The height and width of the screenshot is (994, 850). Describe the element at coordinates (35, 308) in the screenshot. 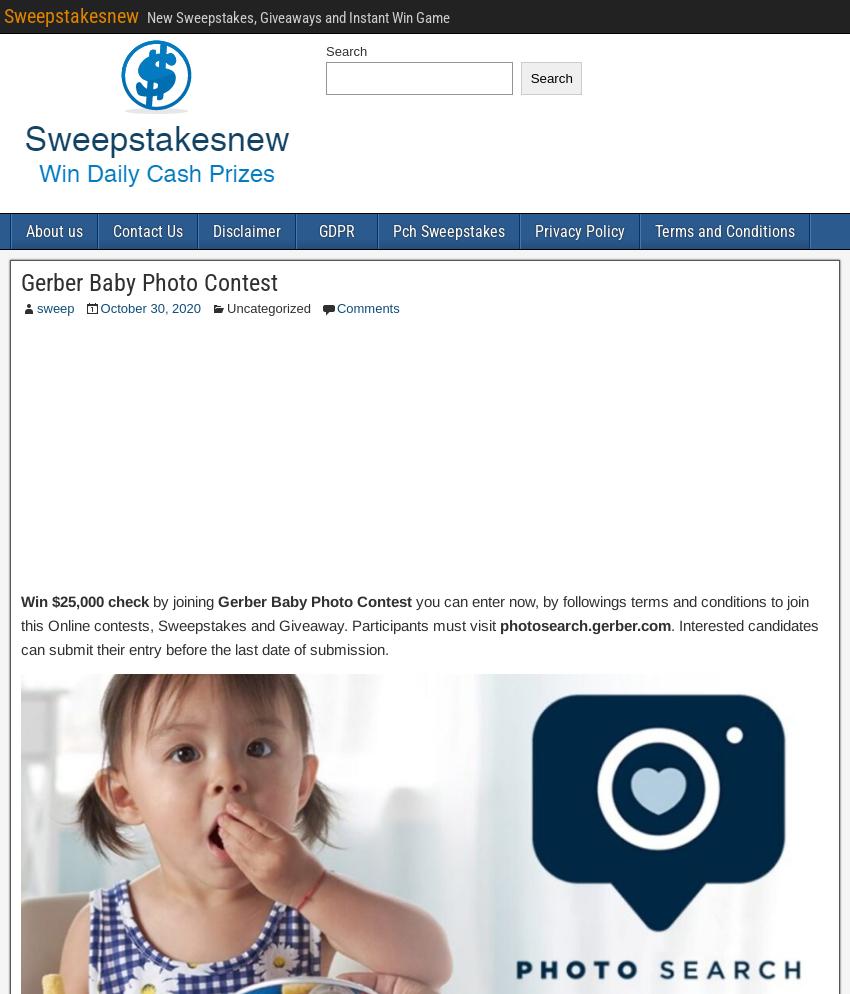

I see `'sweep'` at that location.